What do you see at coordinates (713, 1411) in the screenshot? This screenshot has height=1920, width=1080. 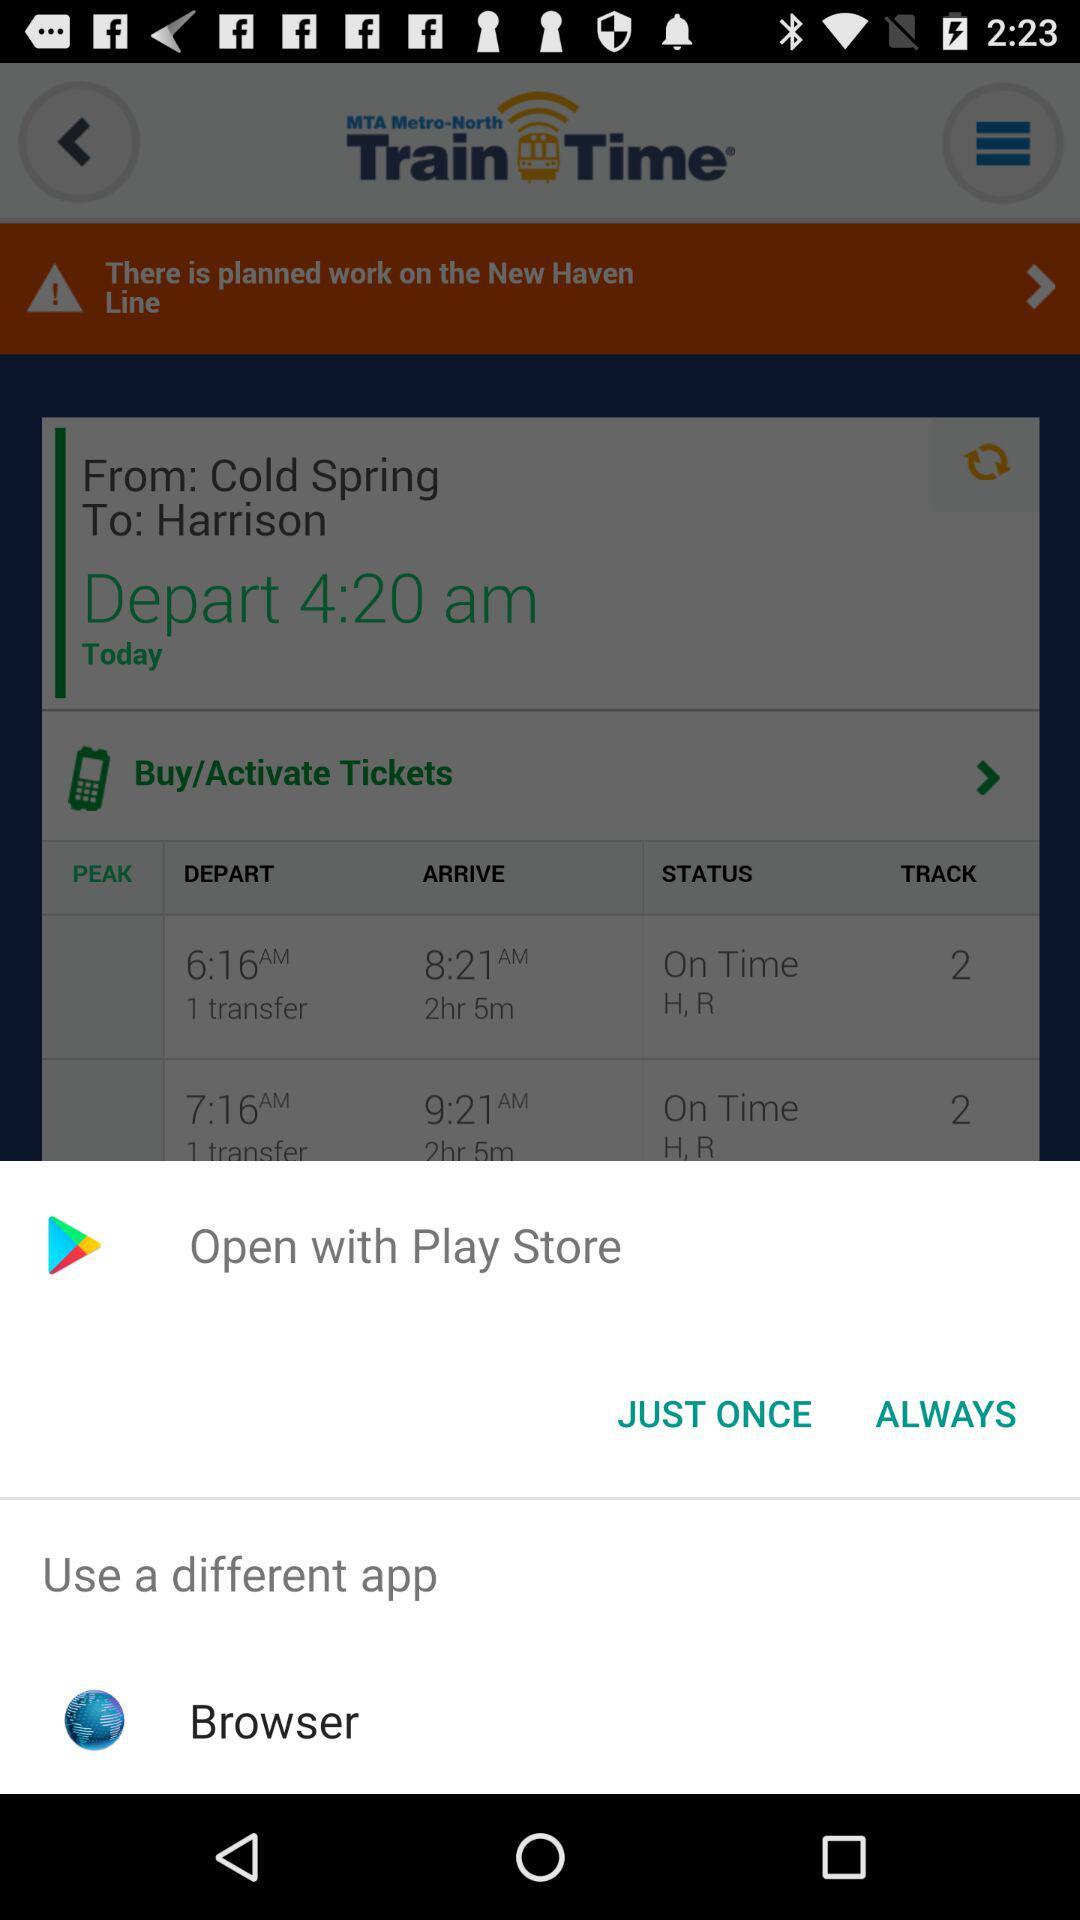 I see `app below open with play icon` at bounding box center [713, 1411].